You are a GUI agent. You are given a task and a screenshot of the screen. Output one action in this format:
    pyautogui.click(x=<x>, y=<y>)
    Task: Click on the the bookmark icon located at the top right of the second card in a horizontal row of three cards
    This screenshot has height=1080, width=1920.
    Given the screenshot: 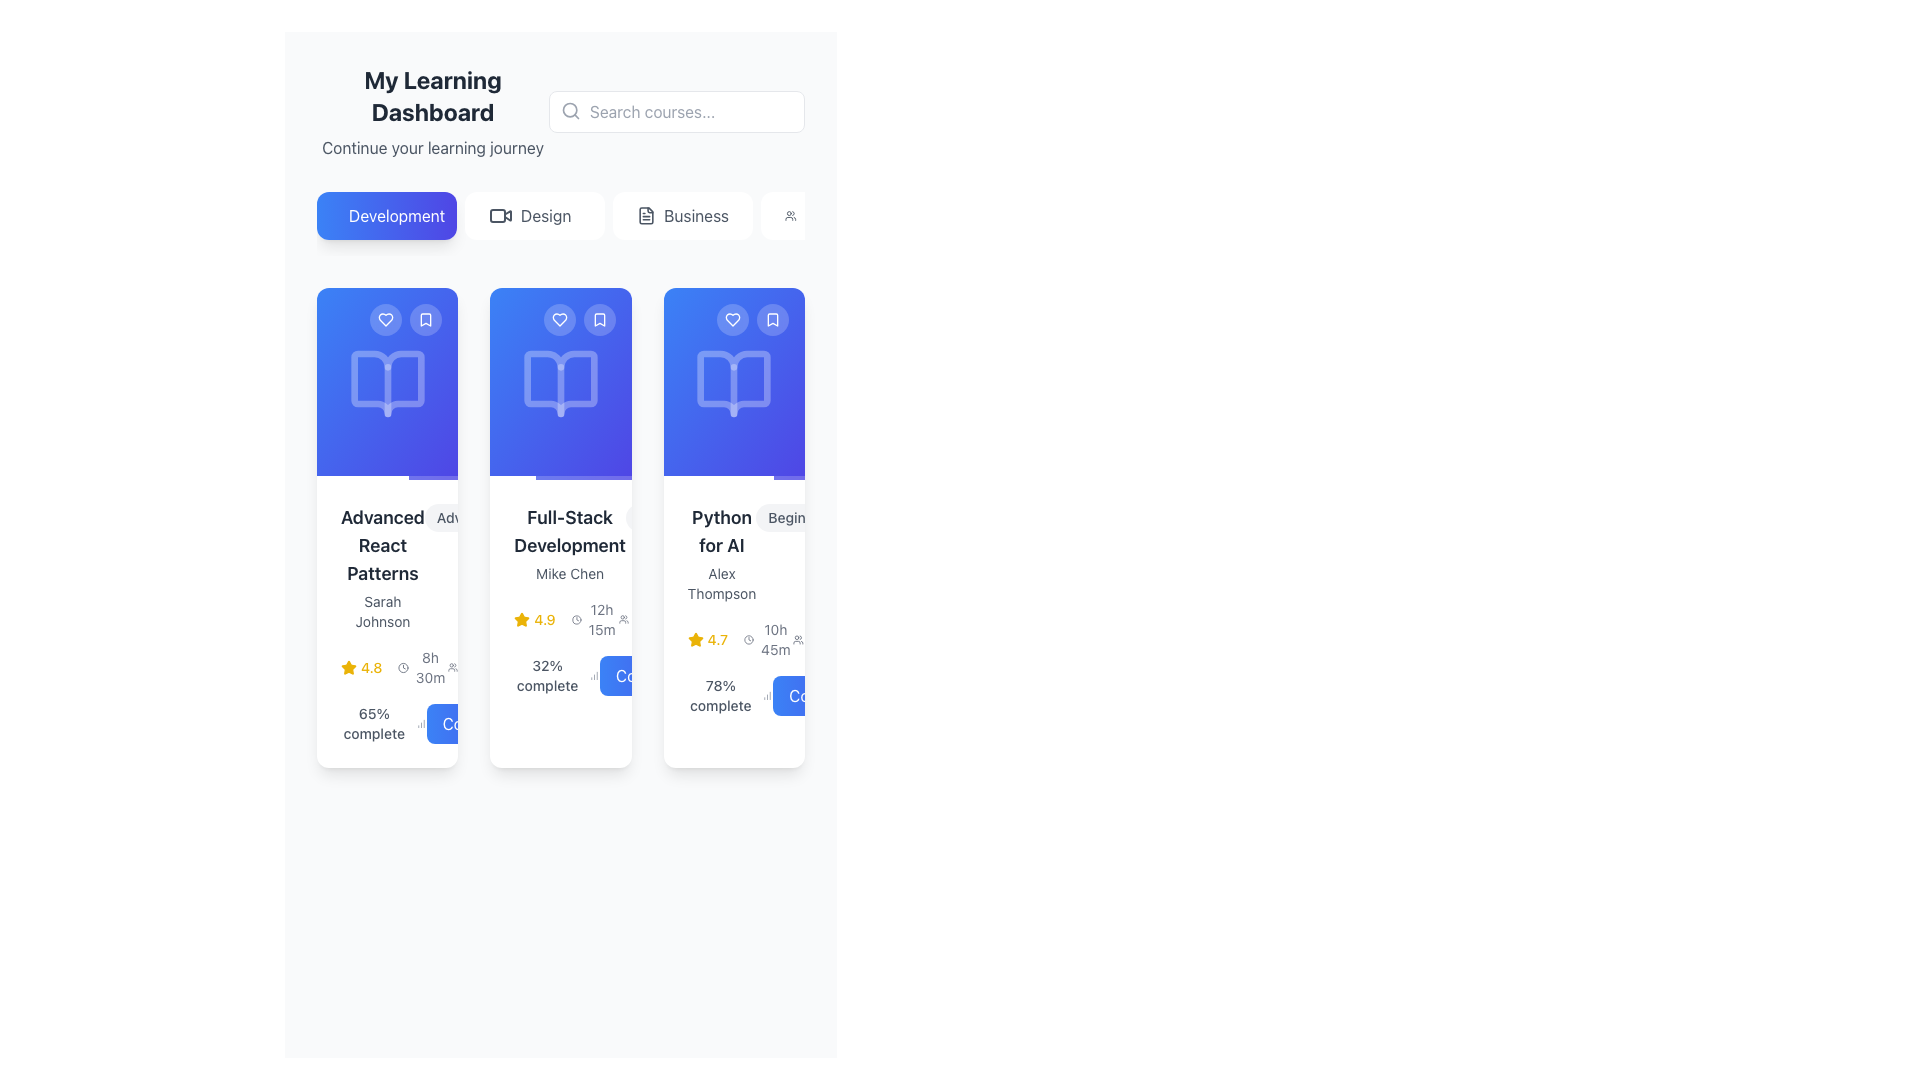 What is the action you would take?
    pyautogui.click(x=425, y=319)
    